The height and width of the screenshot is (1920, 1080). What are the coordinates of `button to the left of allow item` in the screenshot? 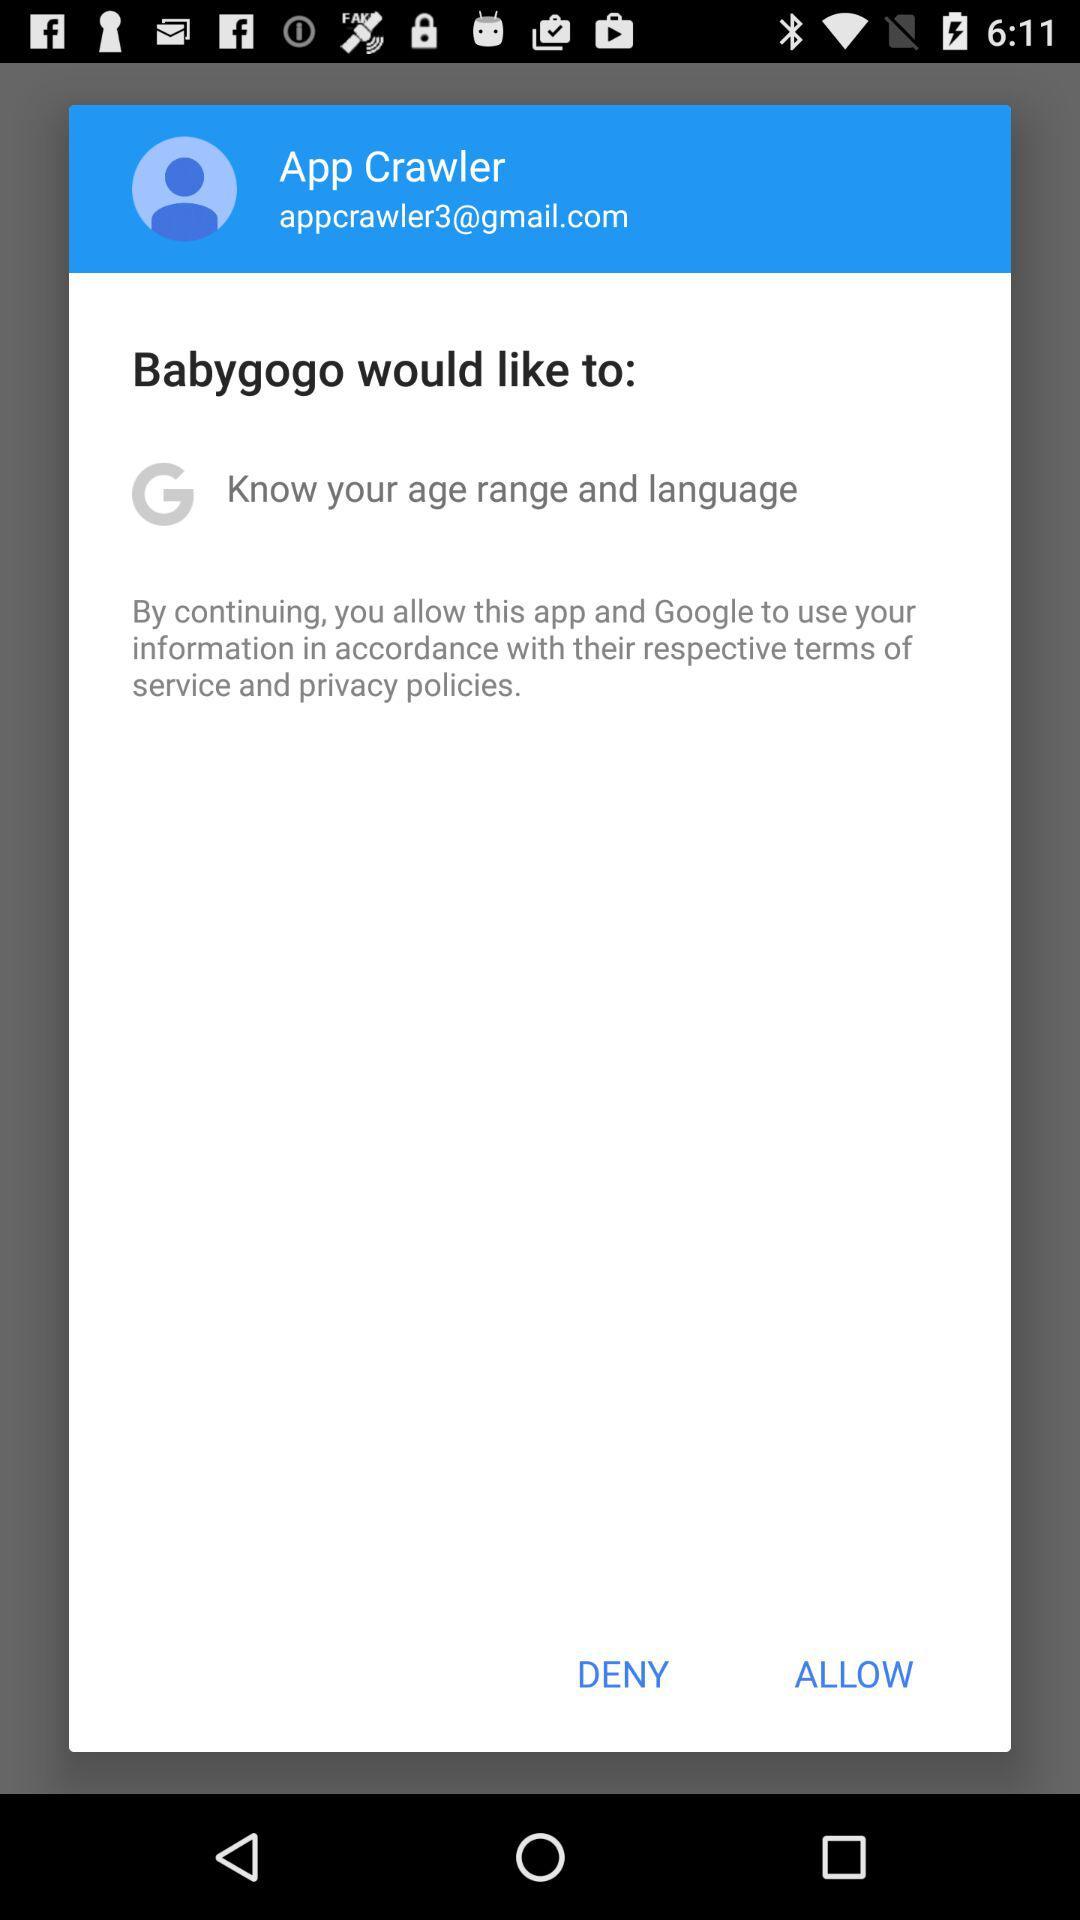 It's located at (621, 1673).